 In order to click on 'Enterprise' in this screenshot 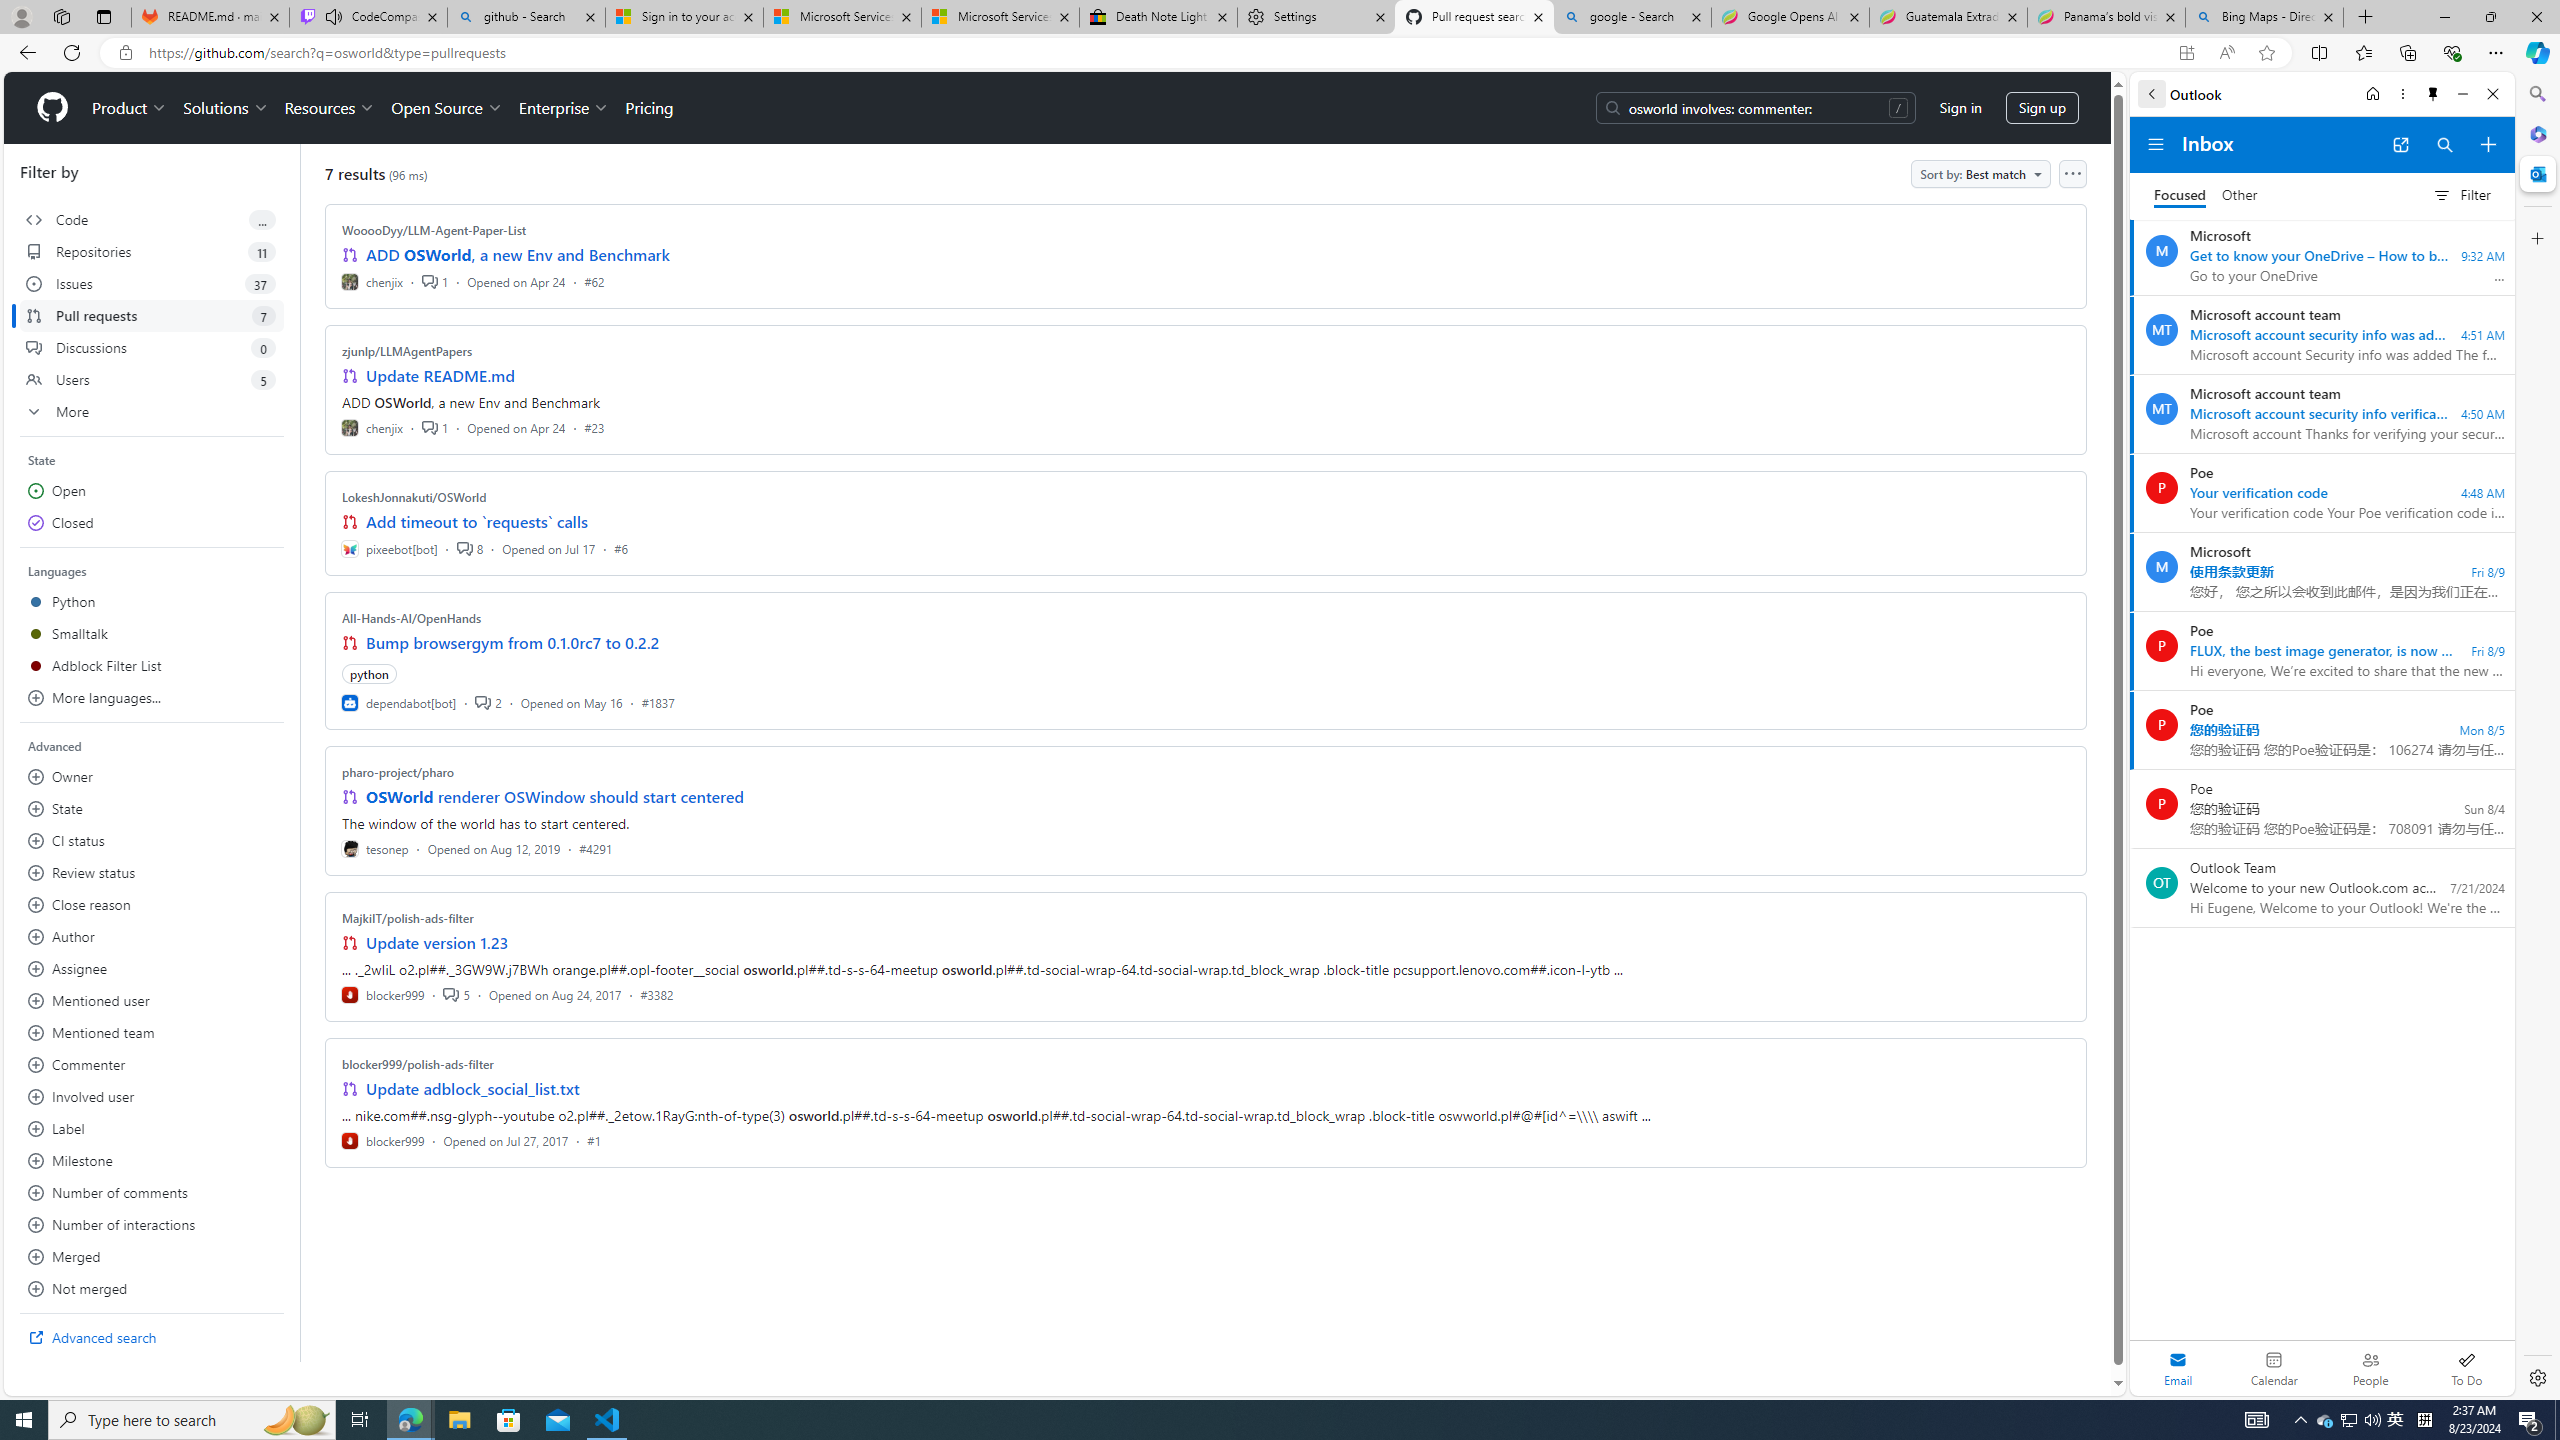, I will do `click(562, 107)`.